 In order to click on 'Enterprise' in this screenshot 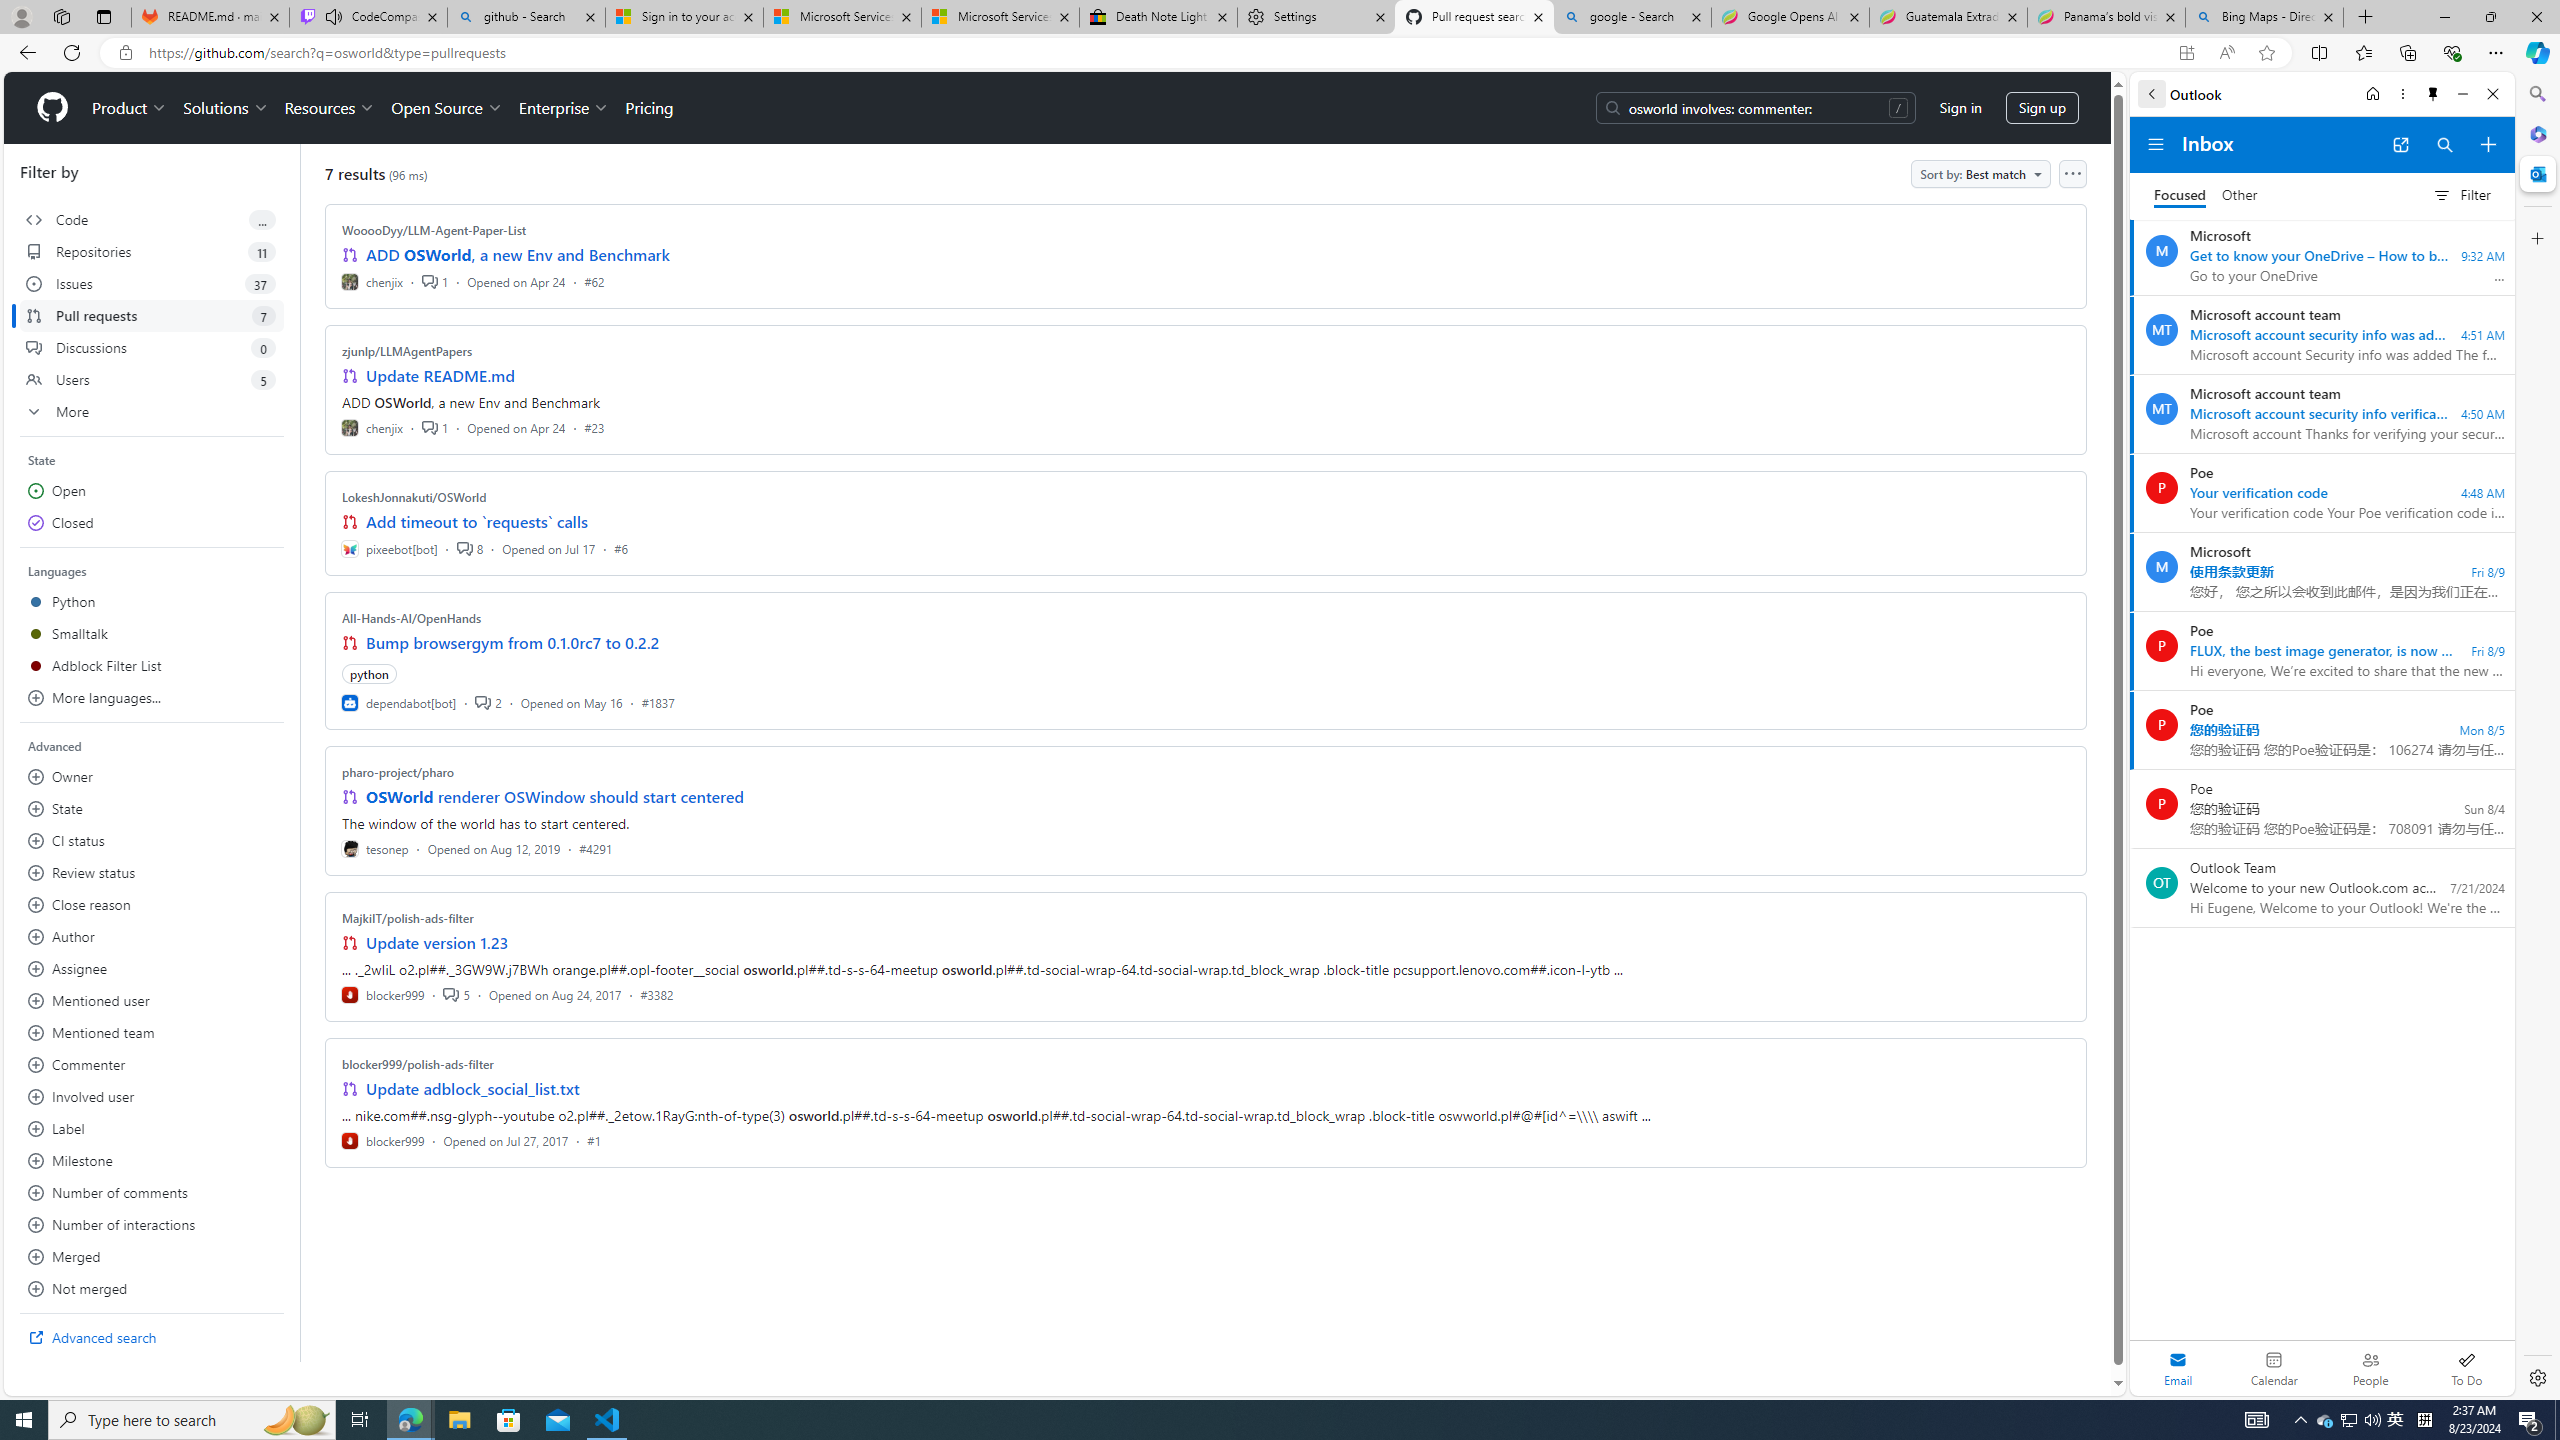, I will do `click(562, 107)`.